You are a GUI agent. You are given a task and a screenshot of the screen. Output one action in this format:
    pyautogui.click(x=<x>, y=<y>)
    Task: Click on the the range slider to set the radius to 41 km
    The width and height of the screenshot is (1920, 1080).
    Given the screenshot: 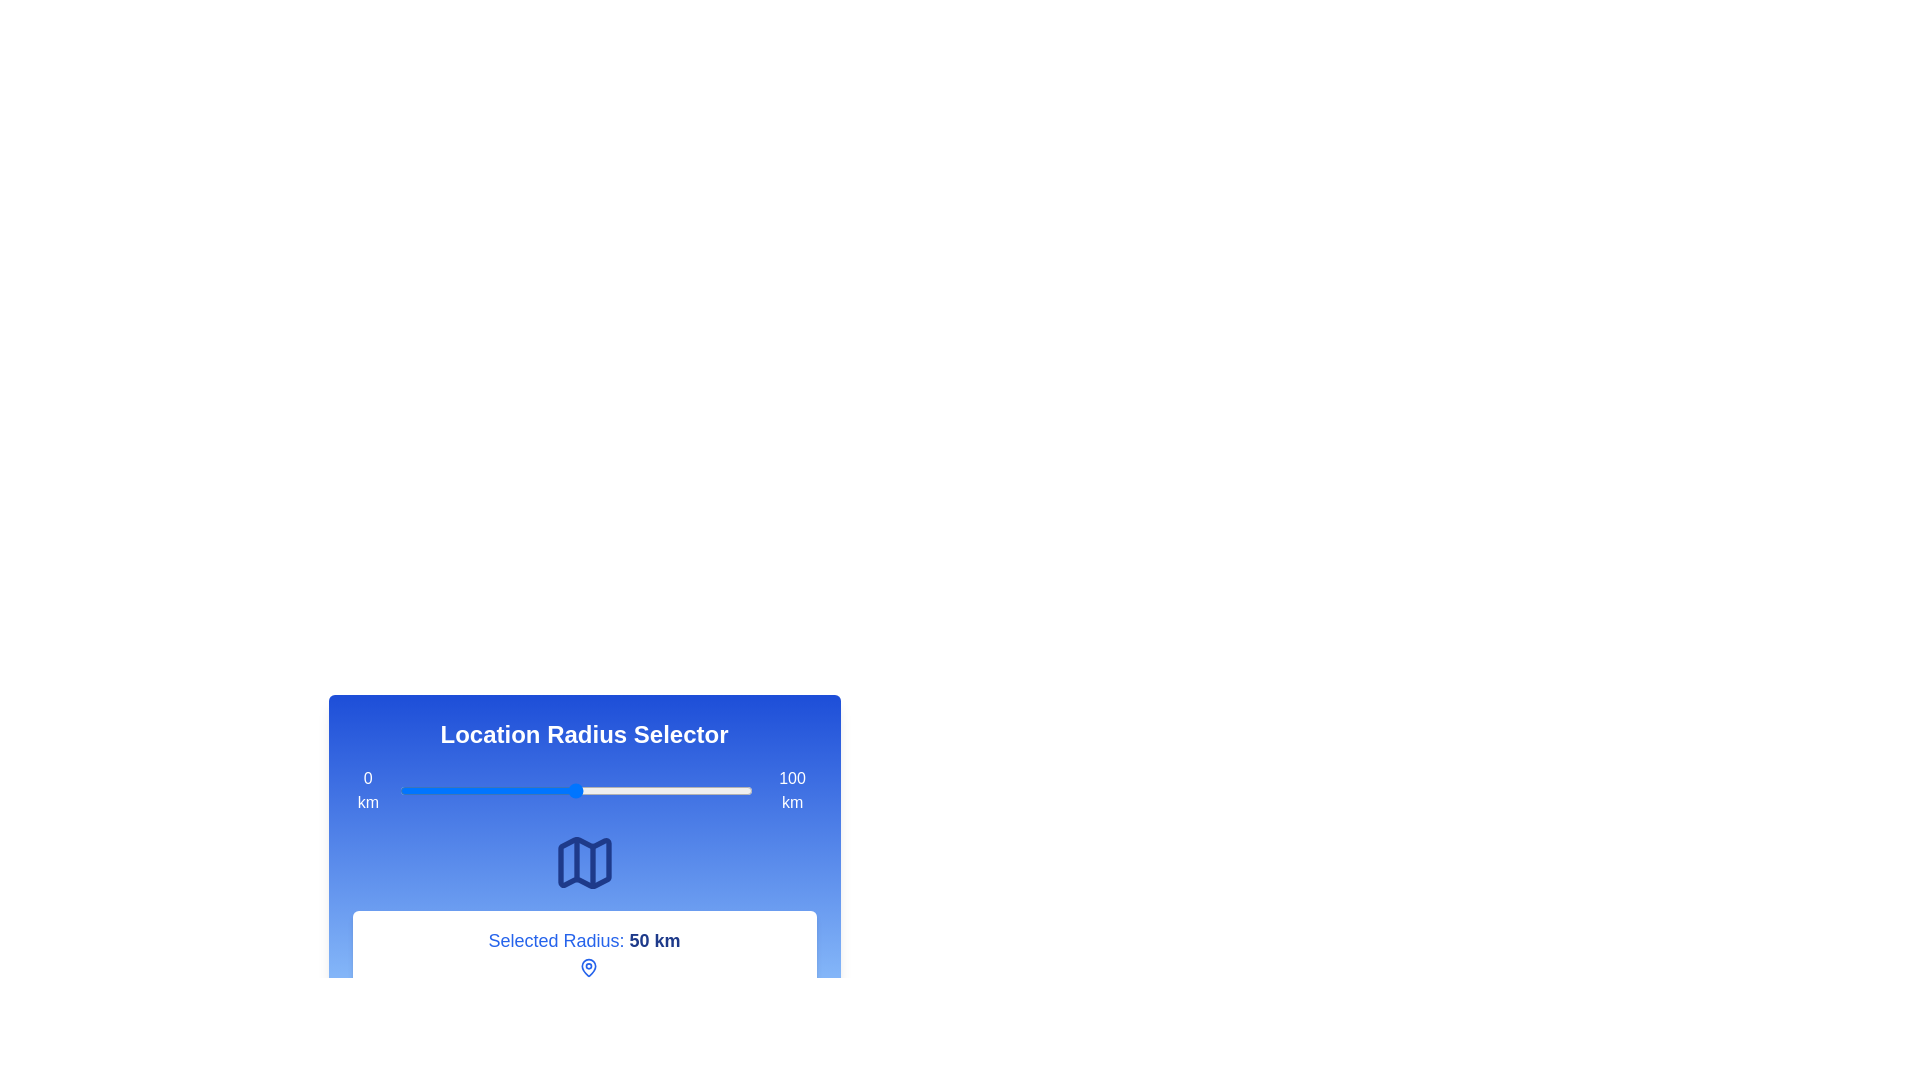 What is the action you would take?
    pyautogui.click(x=544, y=789)
    